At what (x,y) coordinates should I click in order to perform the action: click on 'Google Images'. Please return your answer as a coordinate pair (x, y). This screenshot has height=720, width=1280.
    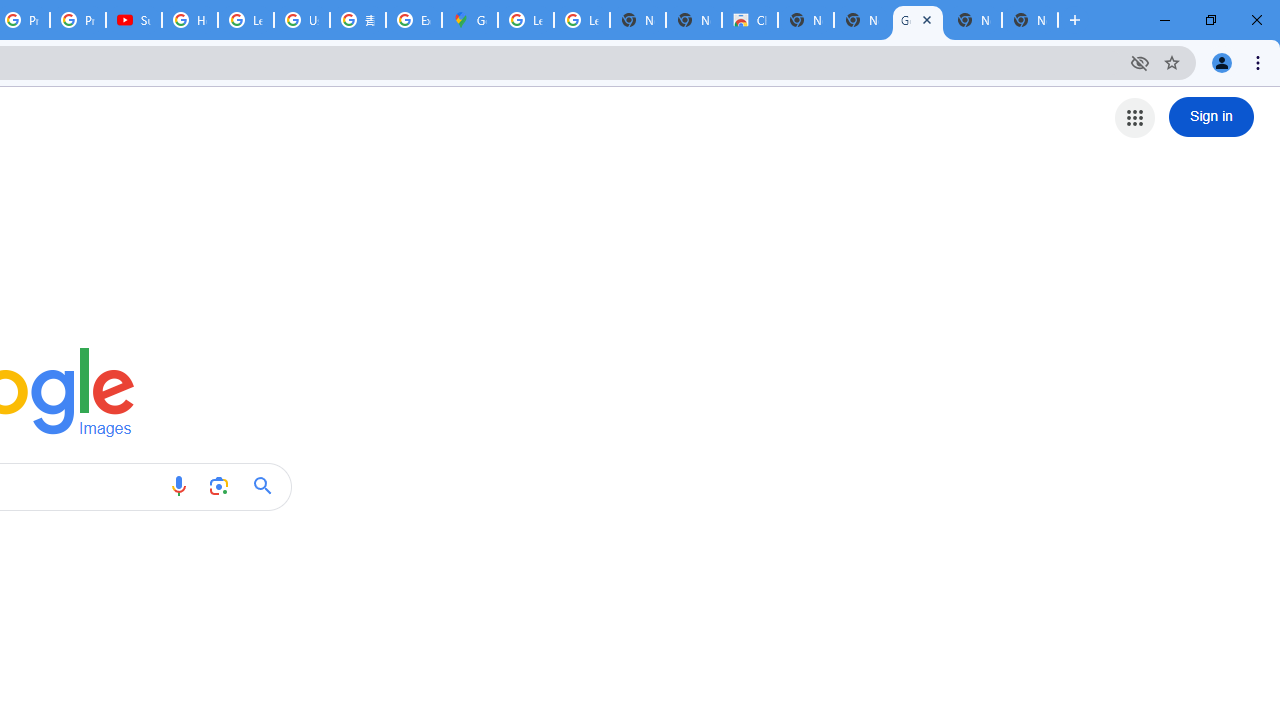
    Looking at the image, I should click on (916, 20).